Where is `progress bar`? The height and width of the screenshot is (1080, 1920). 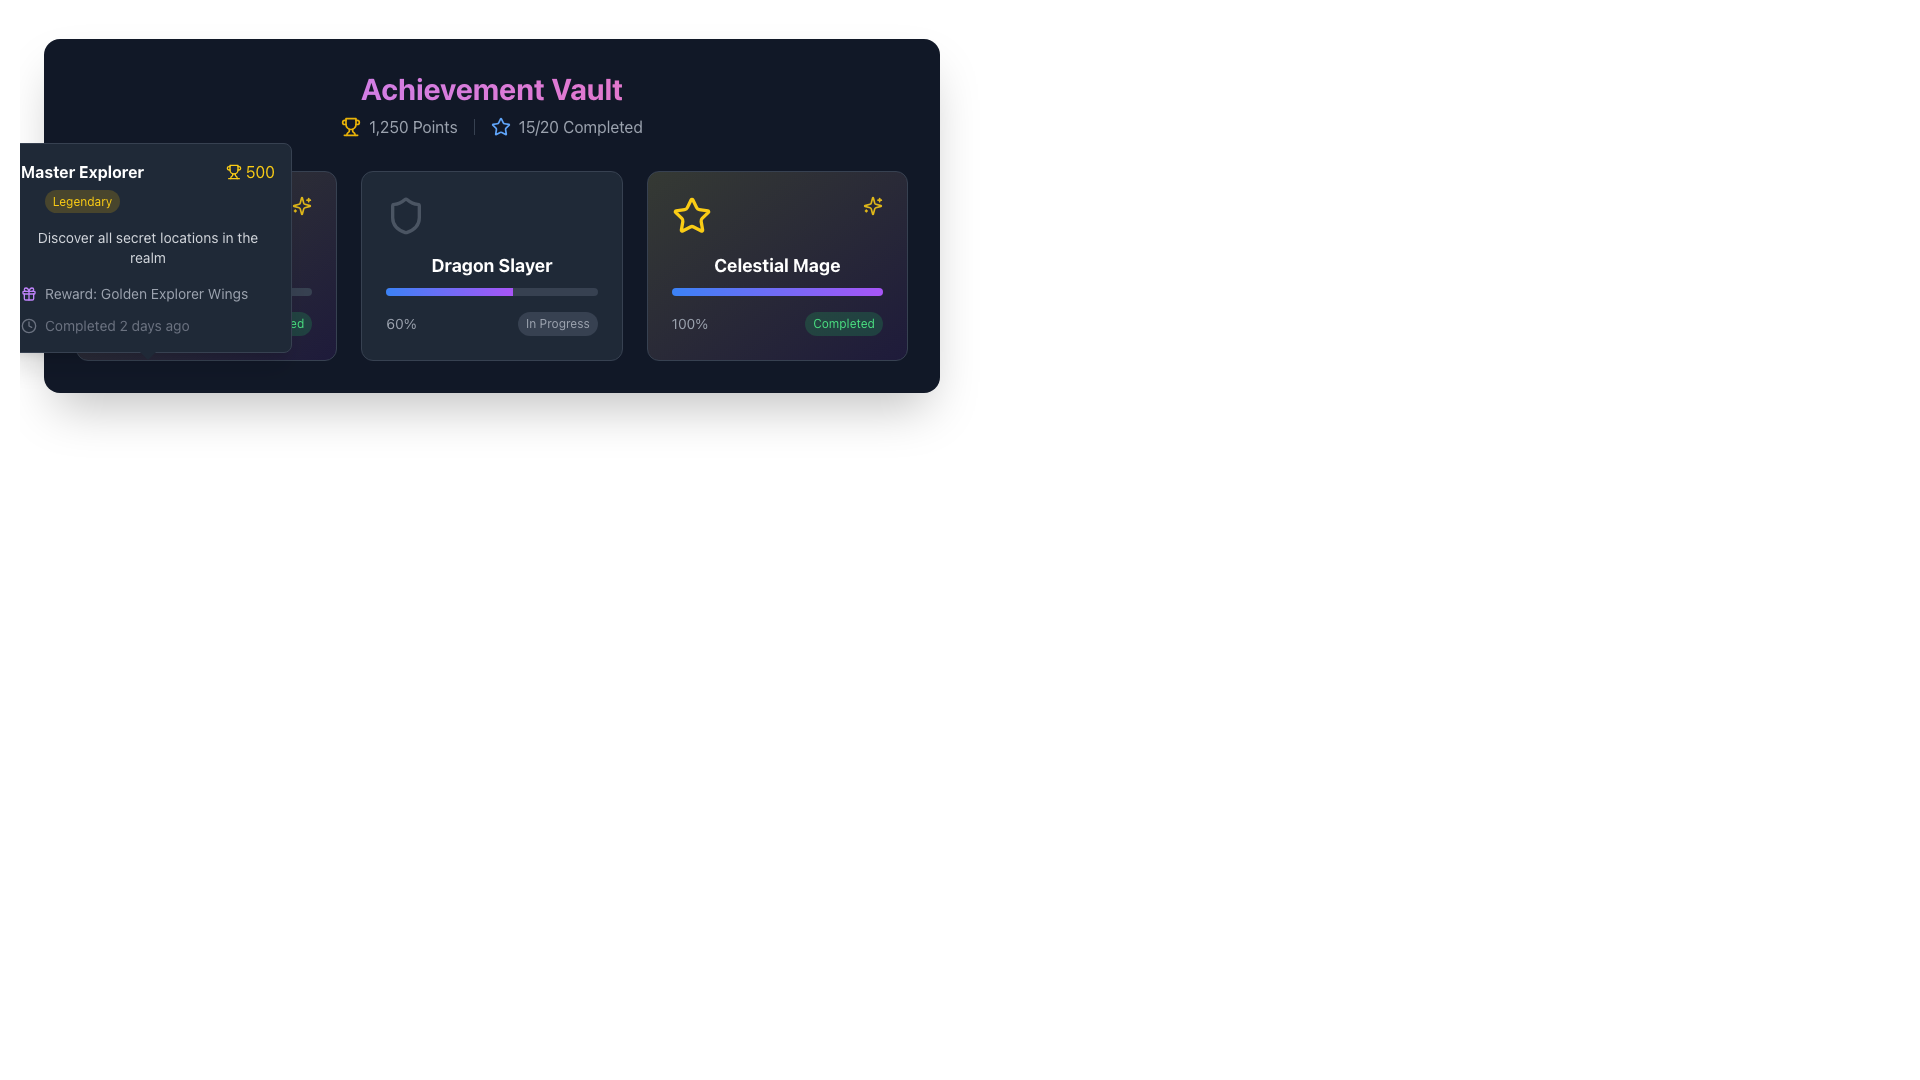
progress bar is located at coordinates (443, 292).